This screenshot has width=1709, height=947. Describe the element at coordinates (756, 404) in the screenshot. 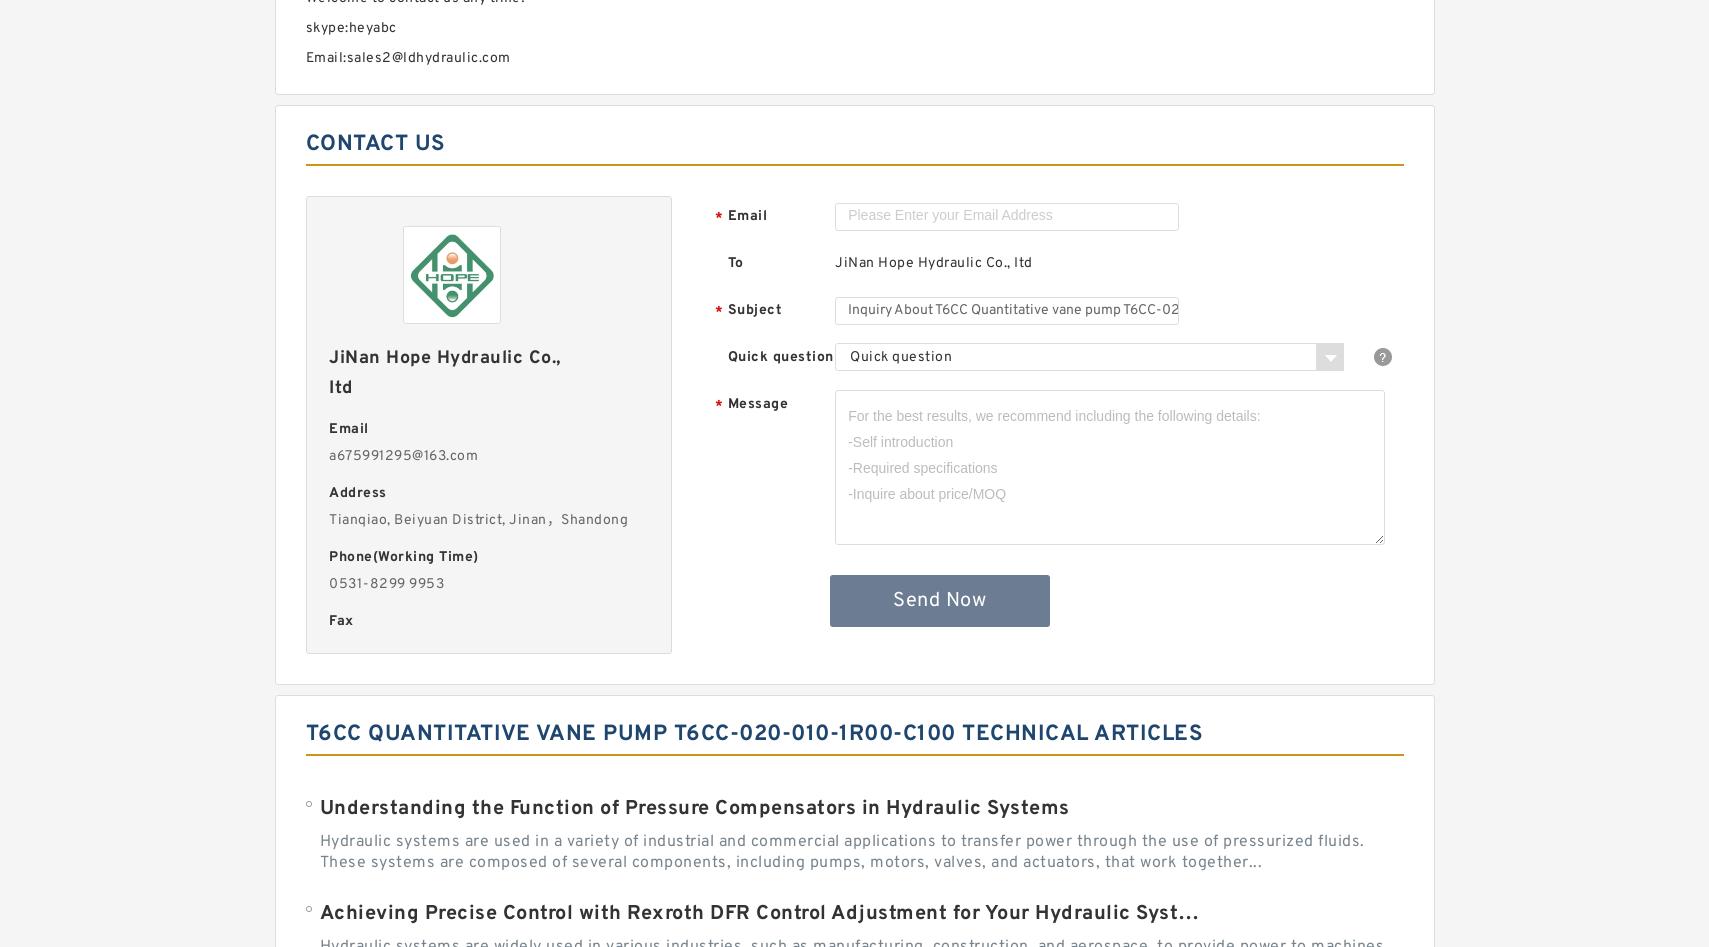

I see `'Message'` at that location.